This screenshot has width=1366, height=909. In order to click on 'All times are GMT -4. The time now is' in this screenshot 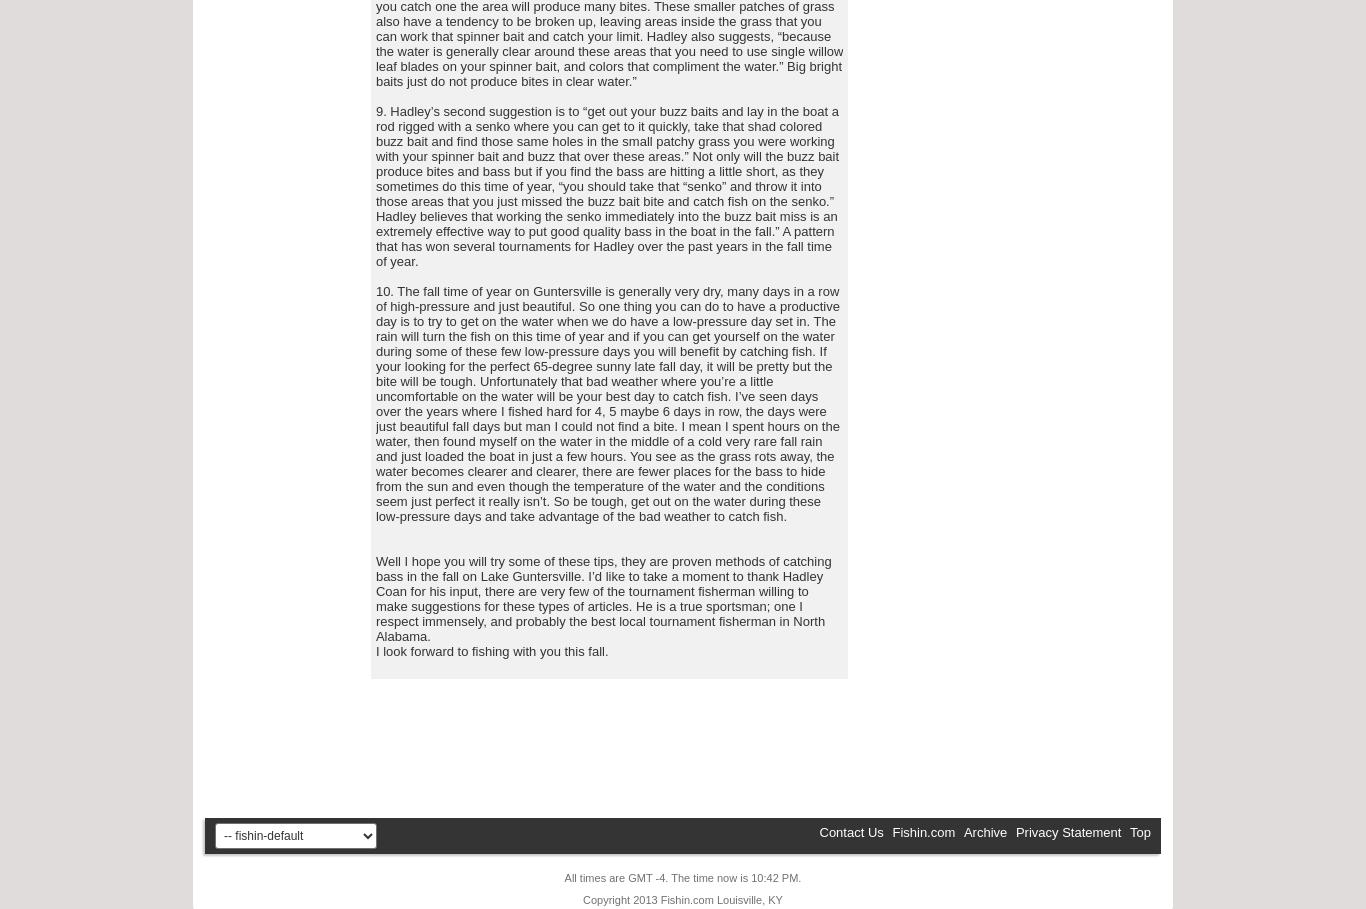, I will do `click(656, 878)`.